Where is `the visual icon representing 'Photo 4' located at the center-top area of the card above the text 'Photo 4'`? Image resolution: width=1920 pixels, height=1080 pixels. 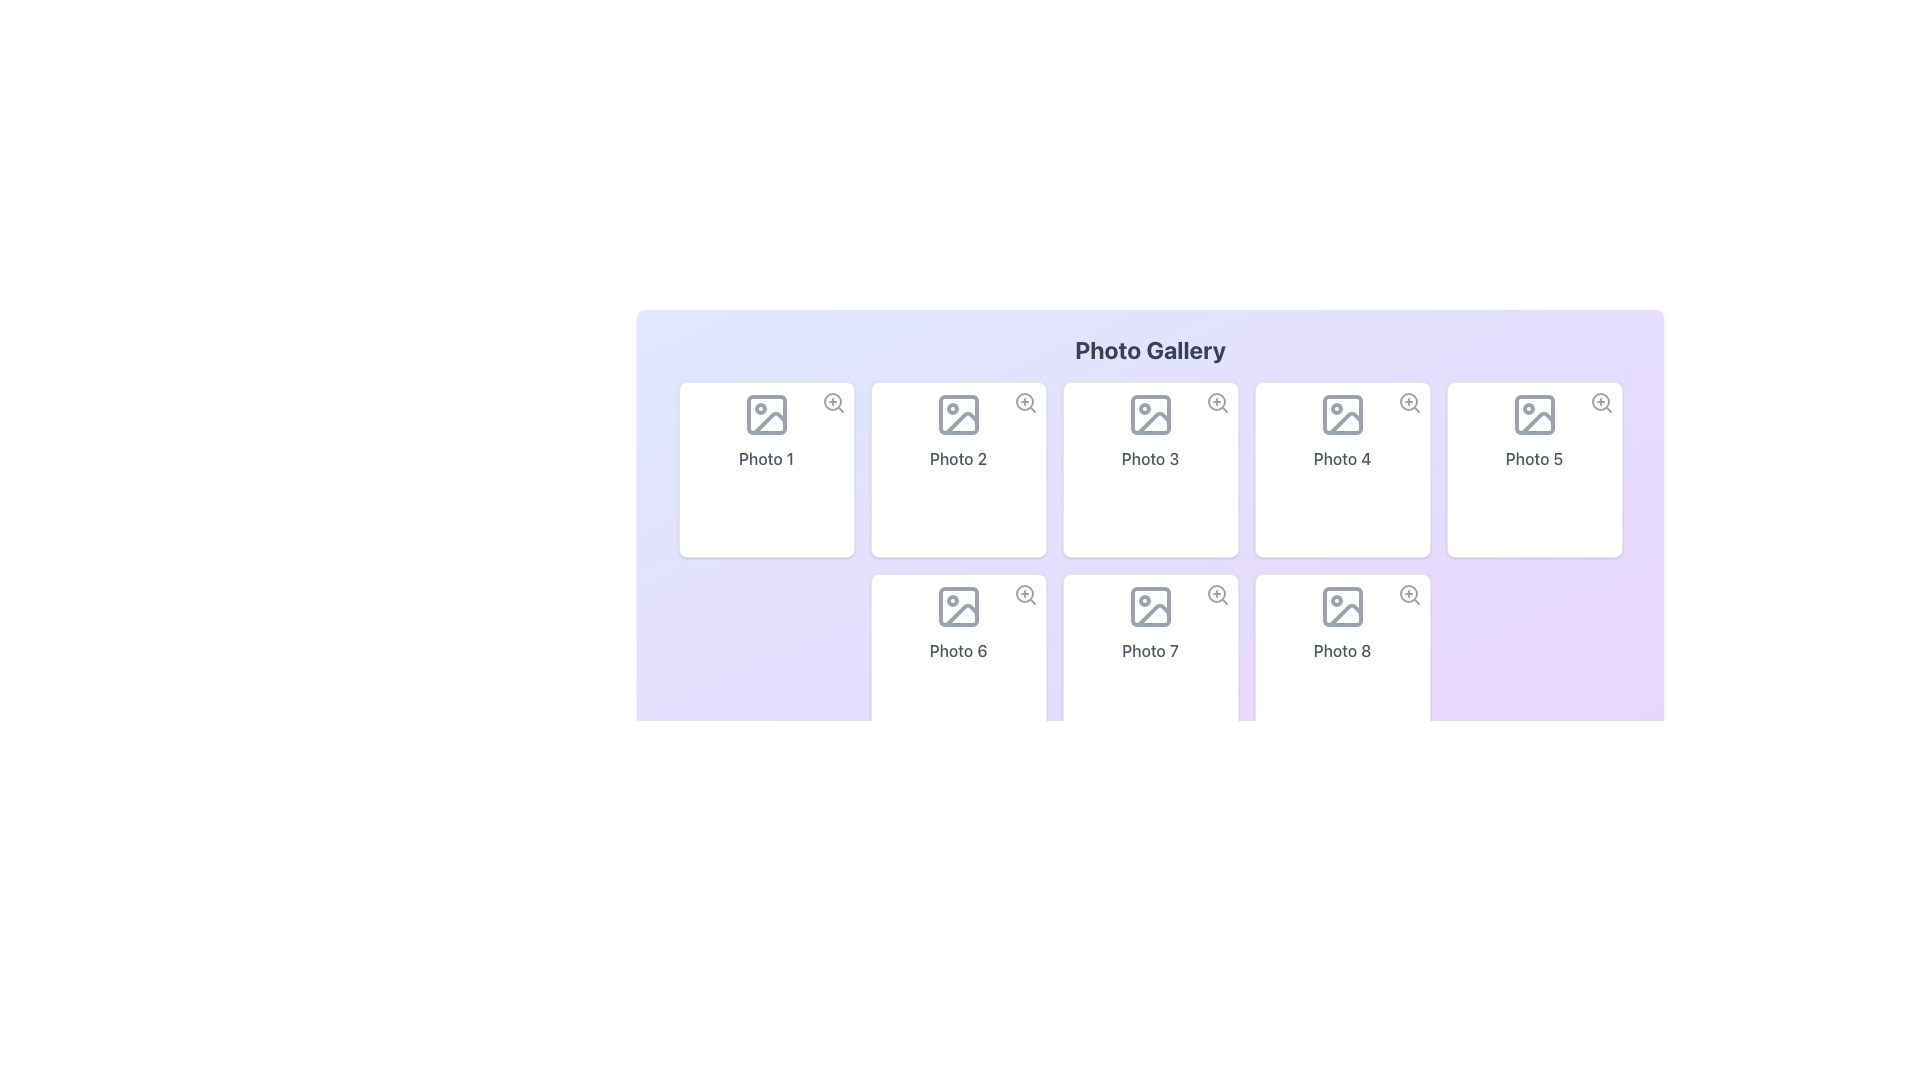 the visual icon representing 'Photo 4' located at the center-top area of the card above the text 'Photo 4' is located at coordinates (1342, 414).